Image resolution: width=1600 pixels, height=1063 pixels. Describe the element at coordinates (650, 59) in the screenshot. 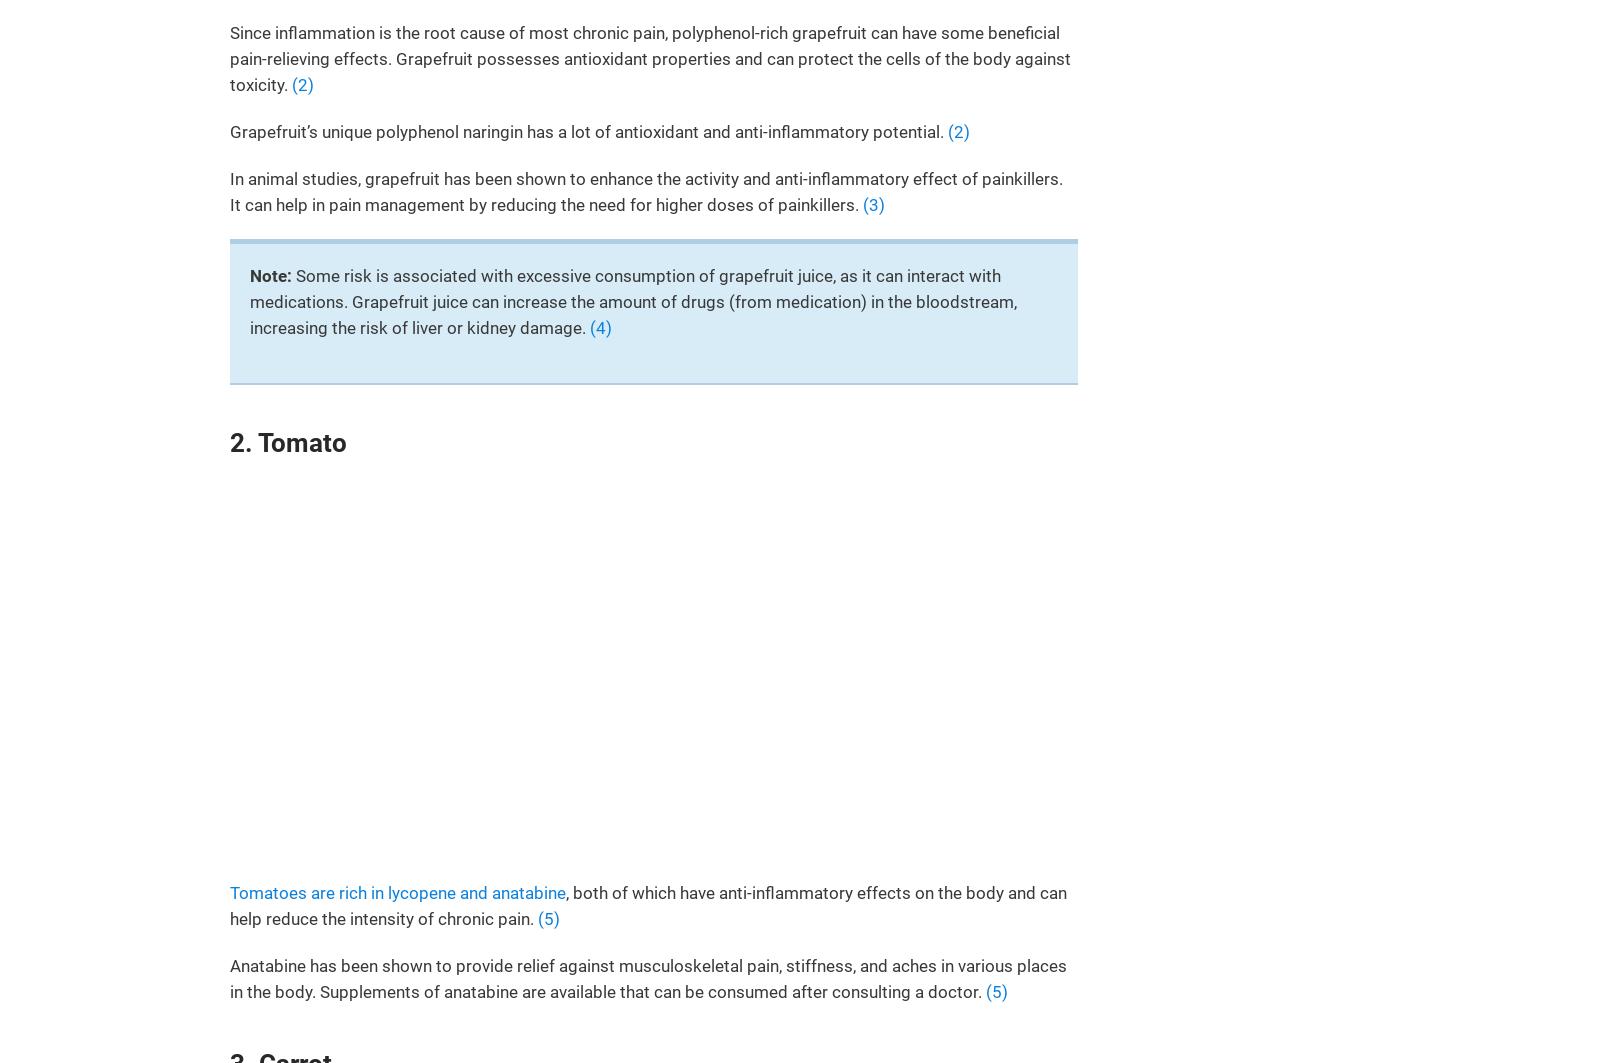

I see `'Since inflammation is the root cause of most chronic pain, polyphenol-rich grapefruit can have some beneficial pain-relieving effects. Grapefruit possesses antioxidant properties and can protect the cells of the body against toxicity.'` at that location.